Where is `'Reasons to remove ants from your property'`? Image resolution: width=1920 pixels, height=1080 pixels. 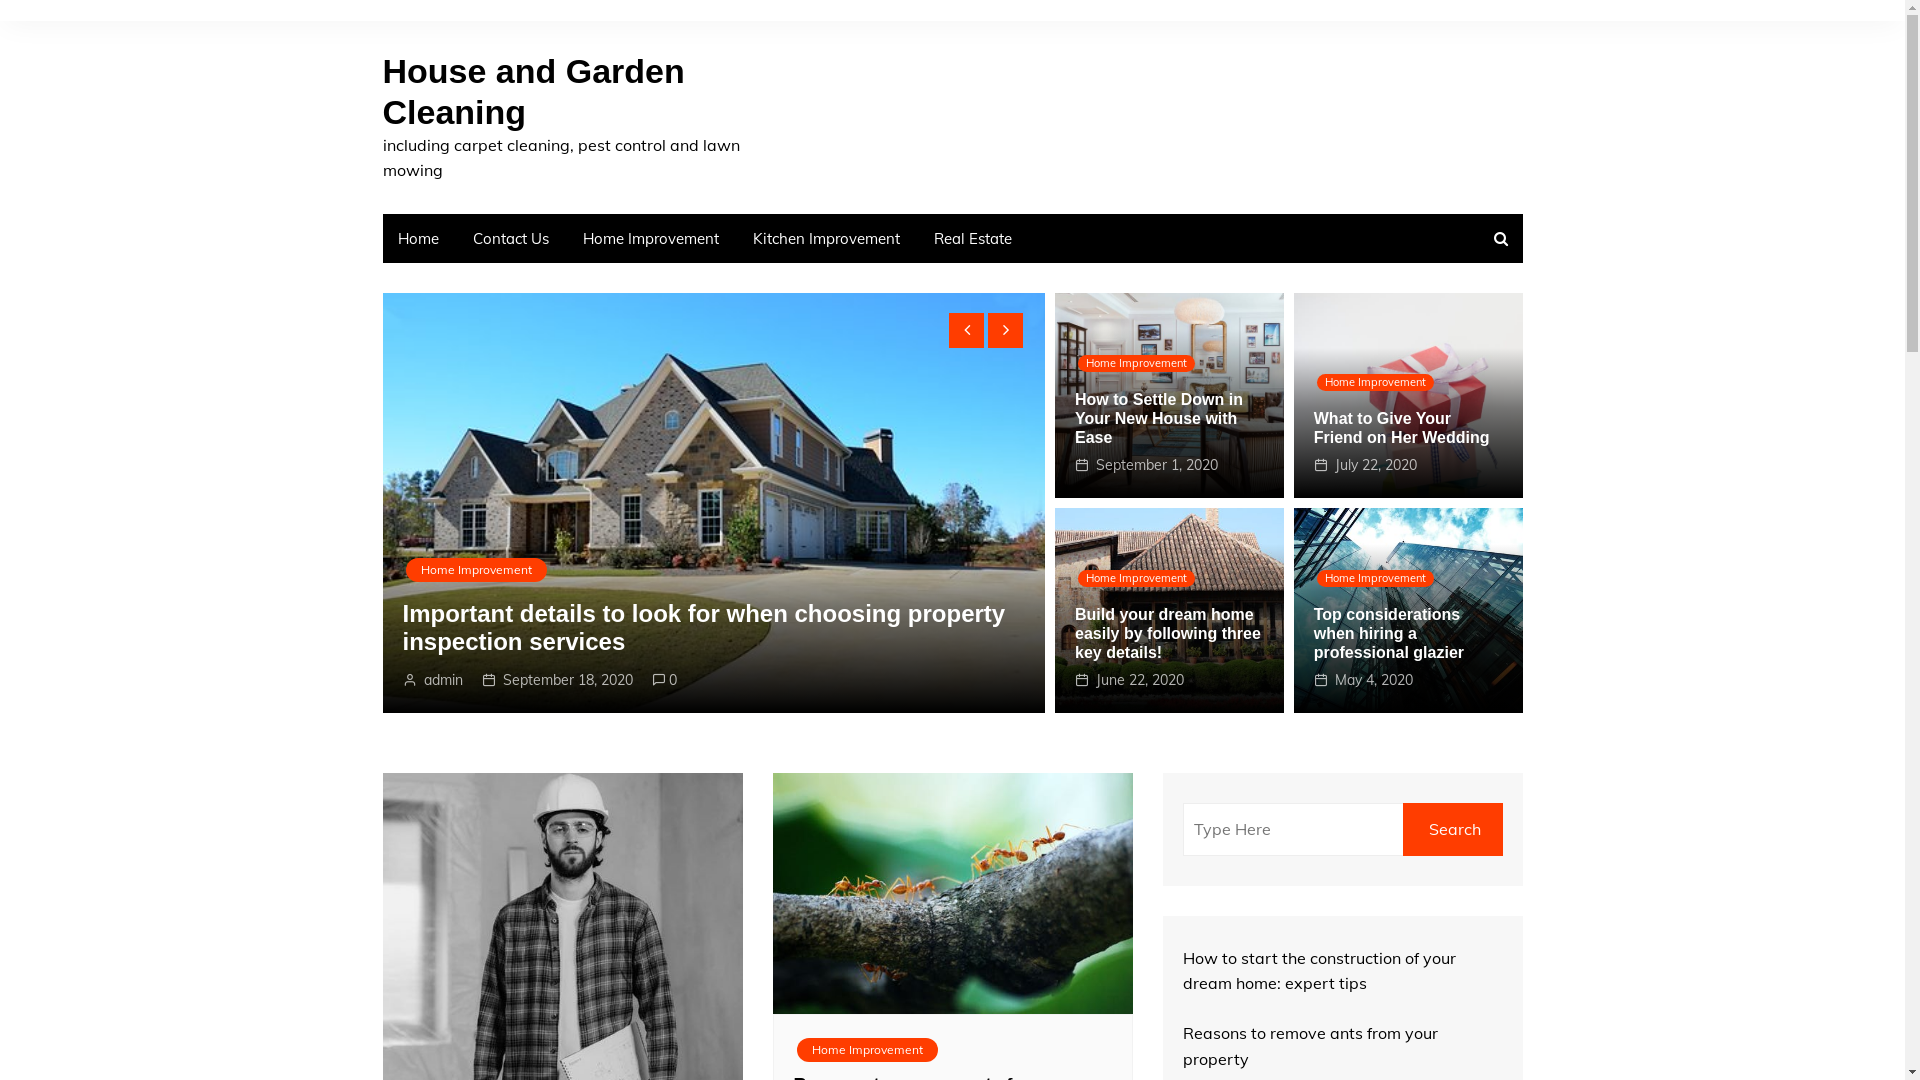 'Reasons to remove ants from your property' is located at coordinates (1309, 1044).